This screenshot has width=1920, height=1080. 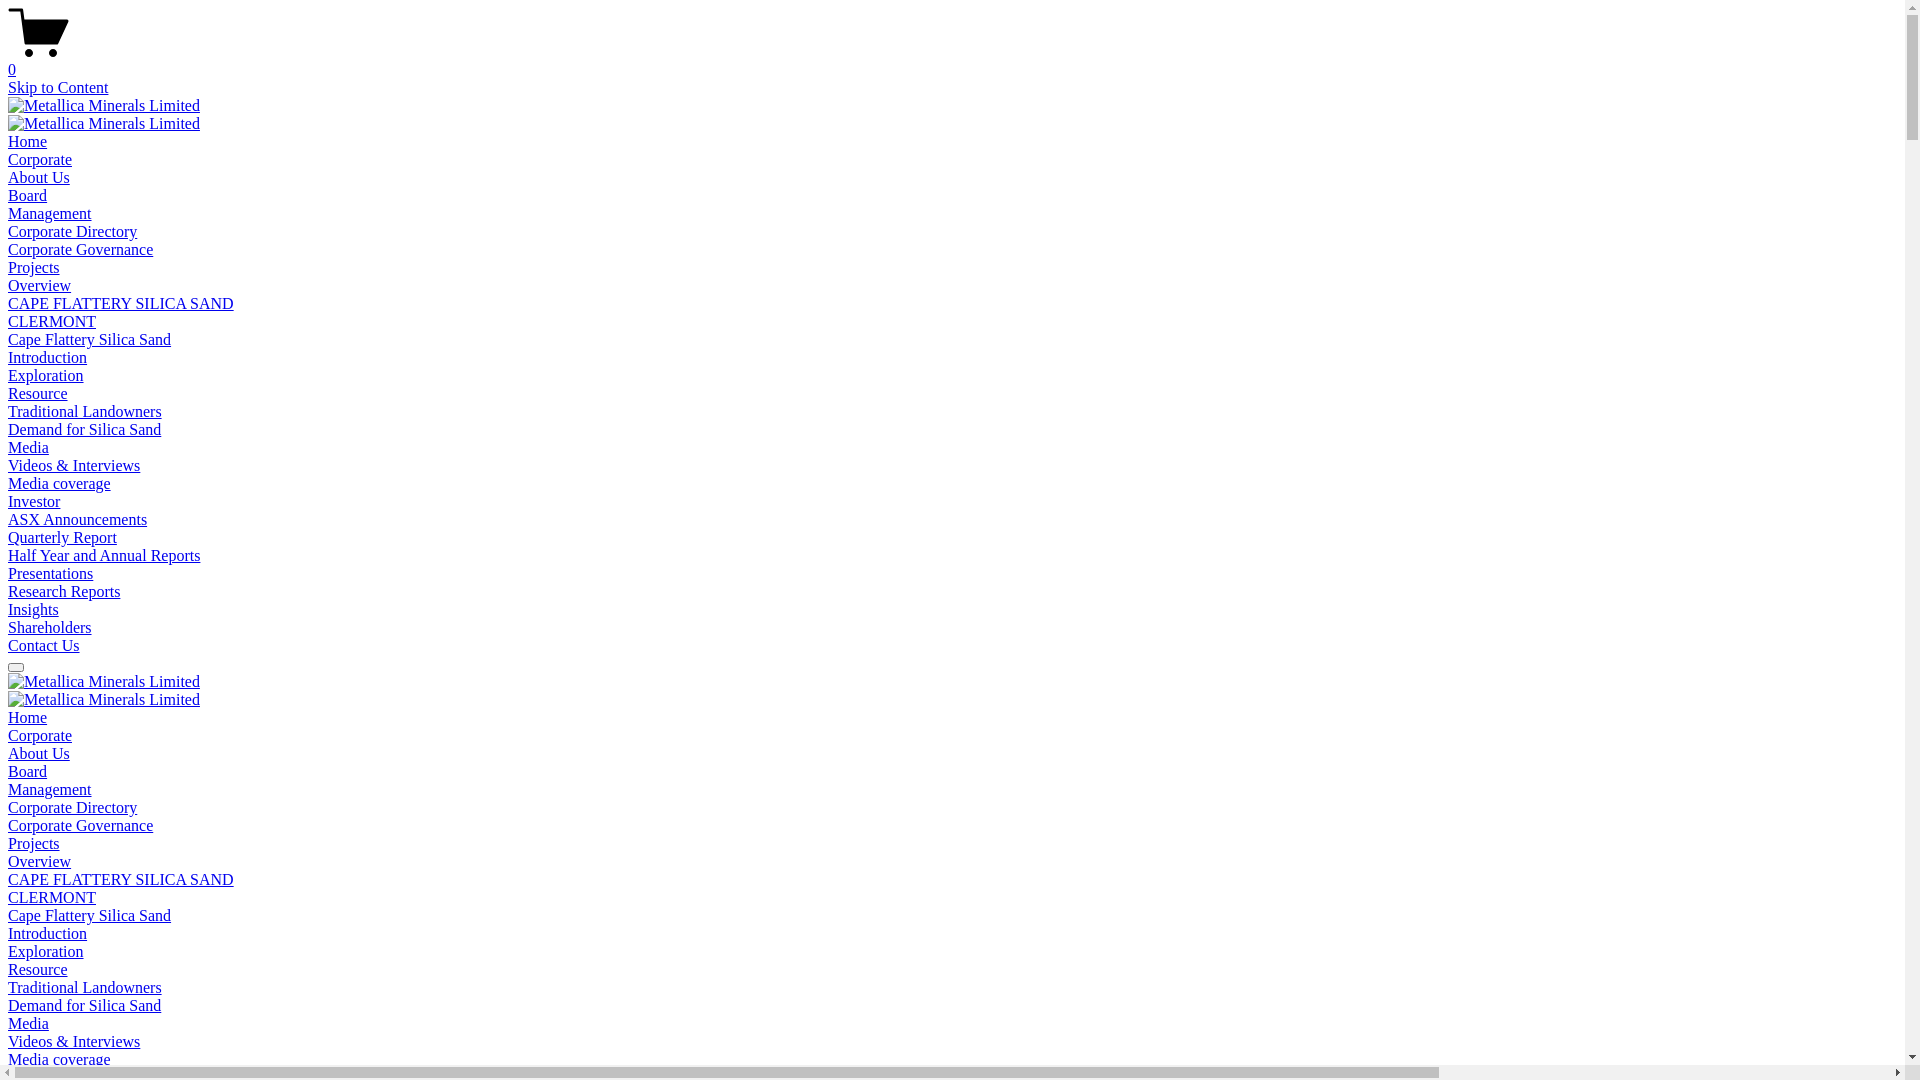 I want to click on 'CLERMONT', so click(x=52, y=320).